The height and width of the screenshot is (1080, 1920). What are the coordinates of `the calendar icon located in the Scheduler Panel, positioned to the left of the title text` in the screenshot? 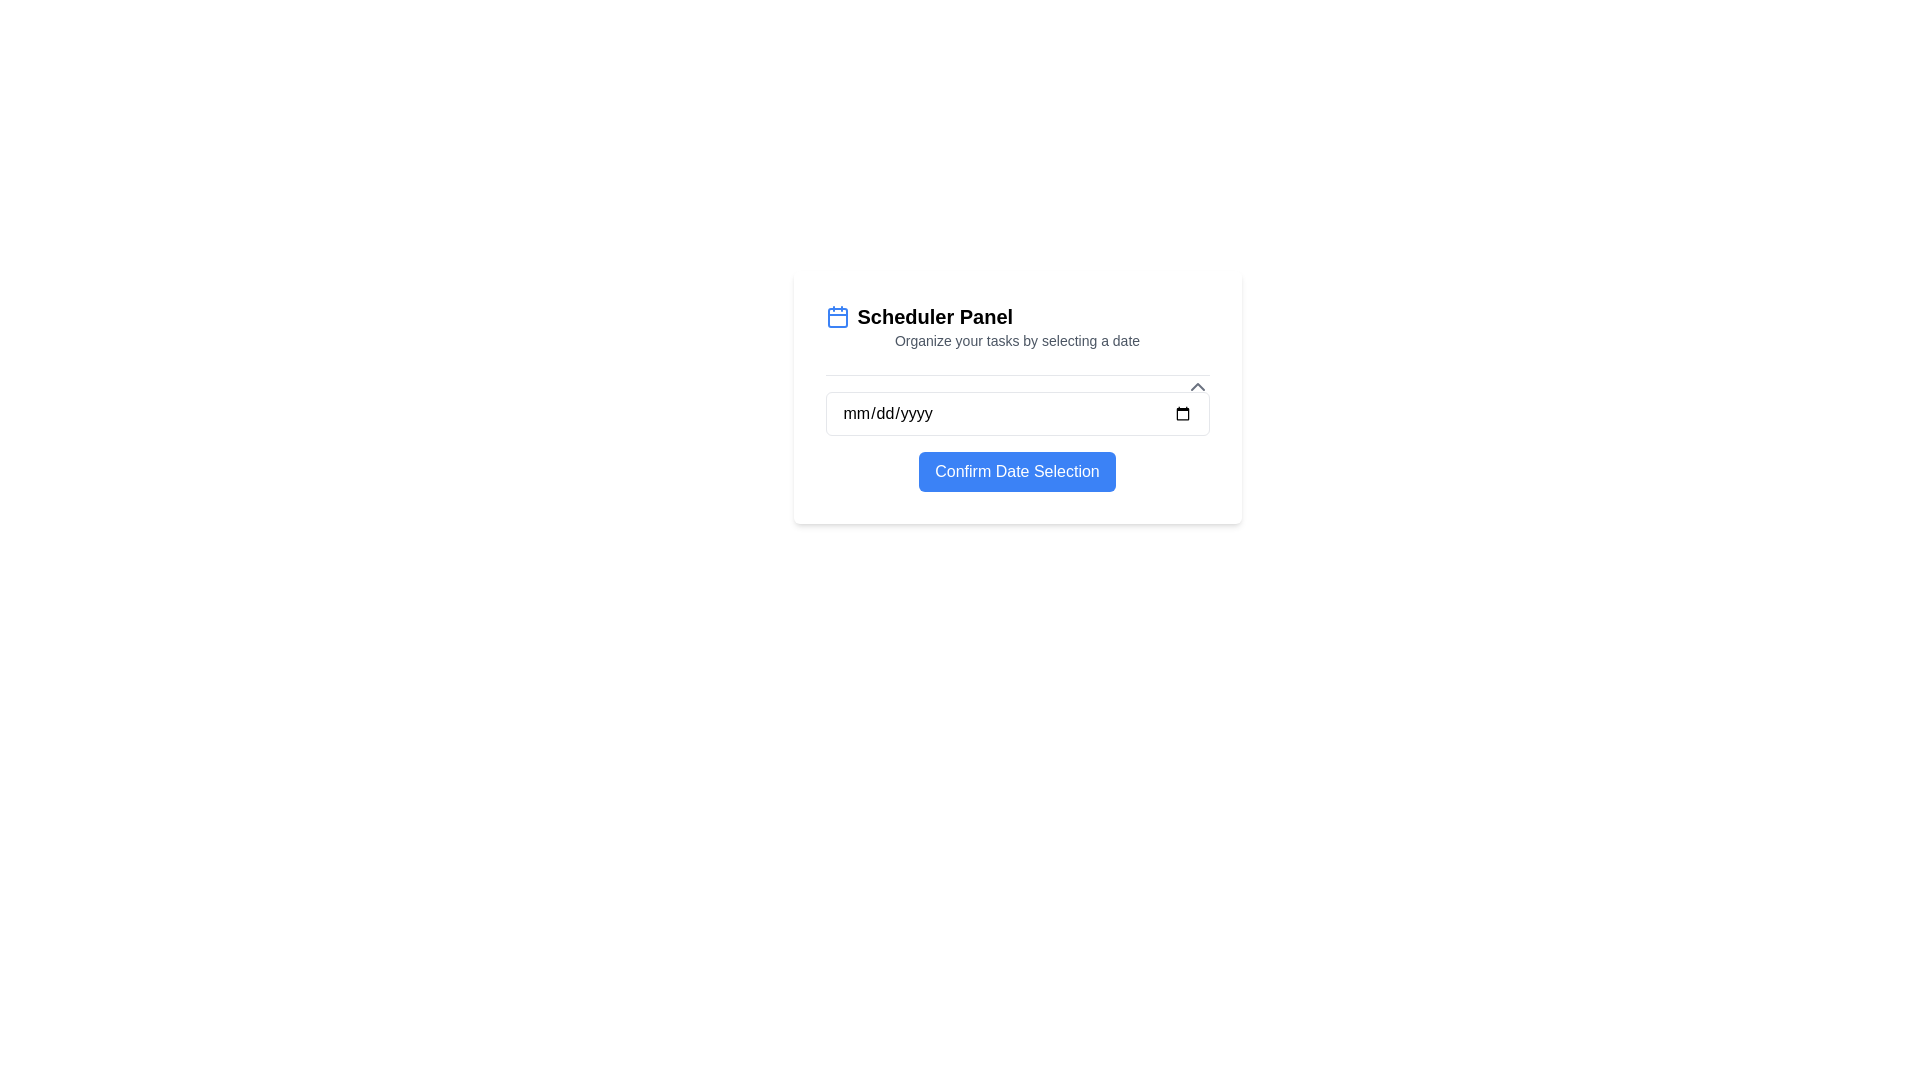 It's located at (837, 315).